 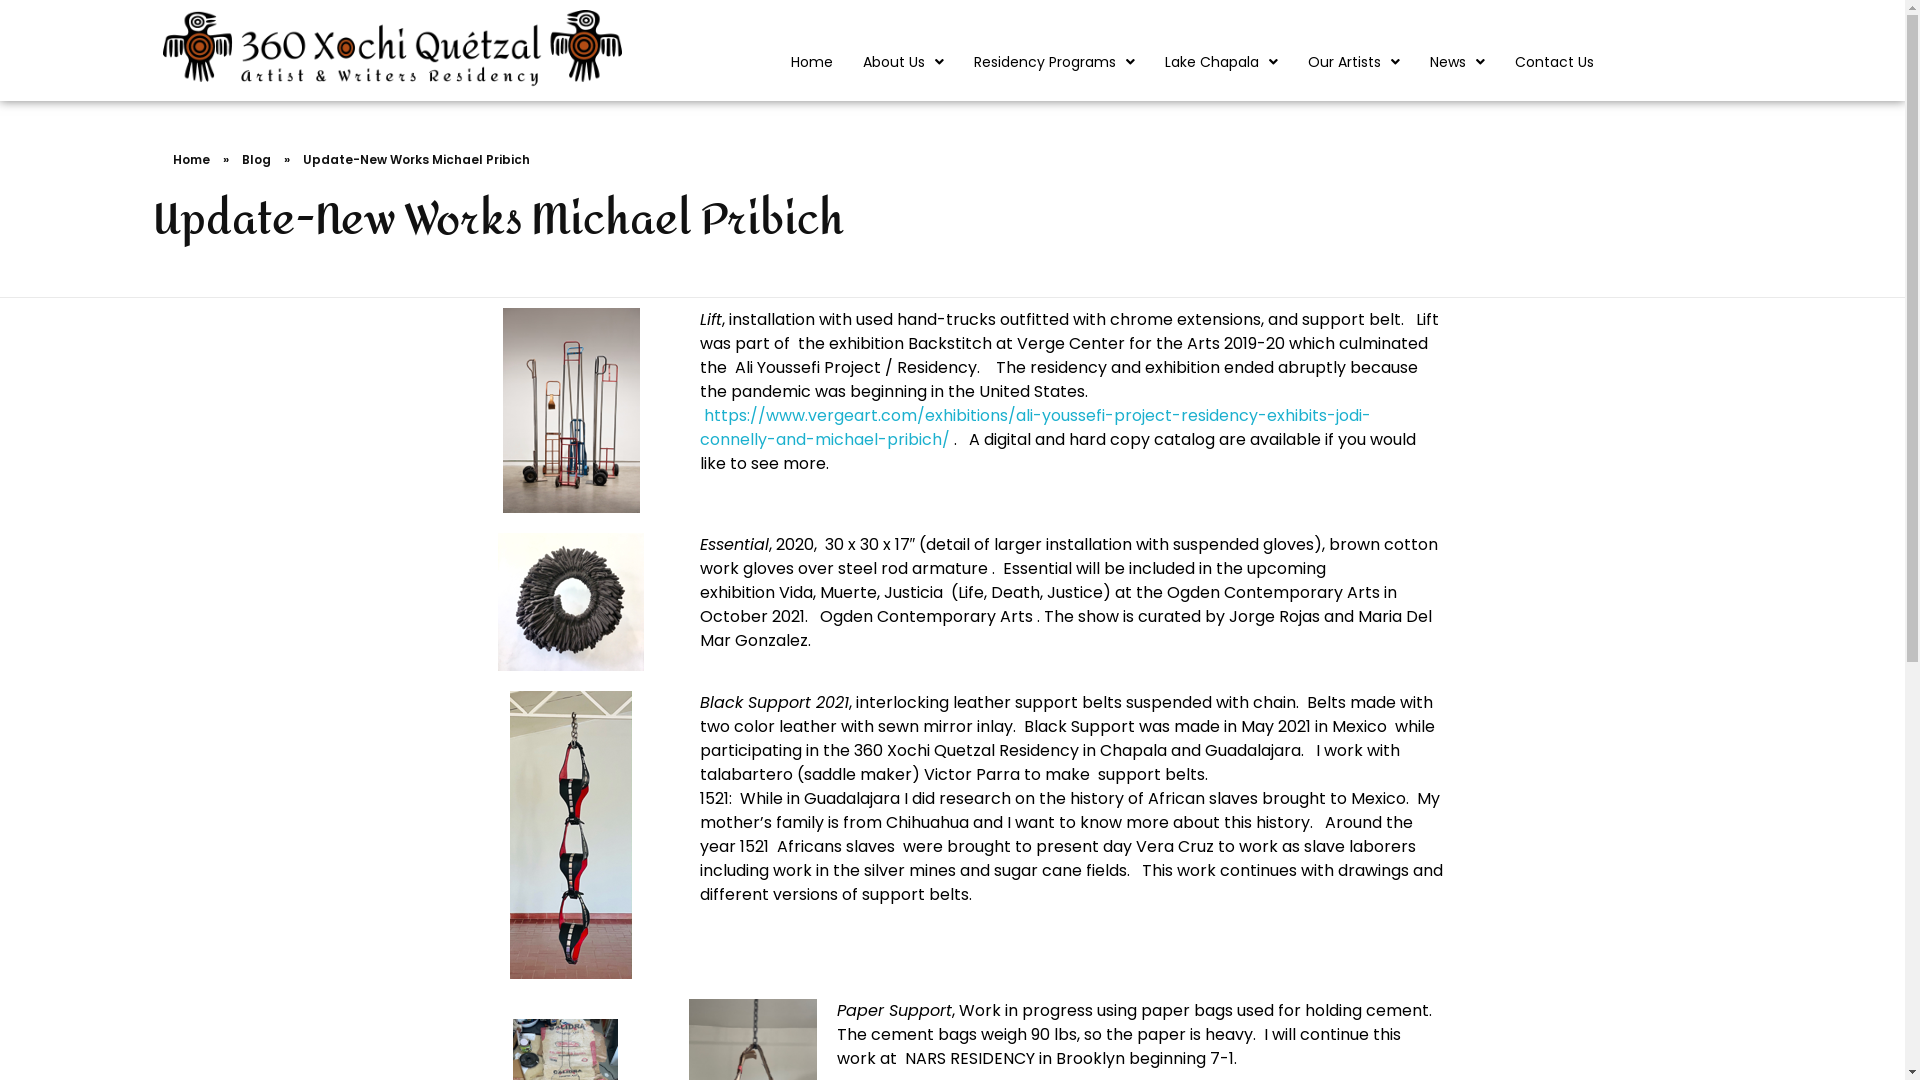 I want to click on 'News', so click(x=1414, y=60).